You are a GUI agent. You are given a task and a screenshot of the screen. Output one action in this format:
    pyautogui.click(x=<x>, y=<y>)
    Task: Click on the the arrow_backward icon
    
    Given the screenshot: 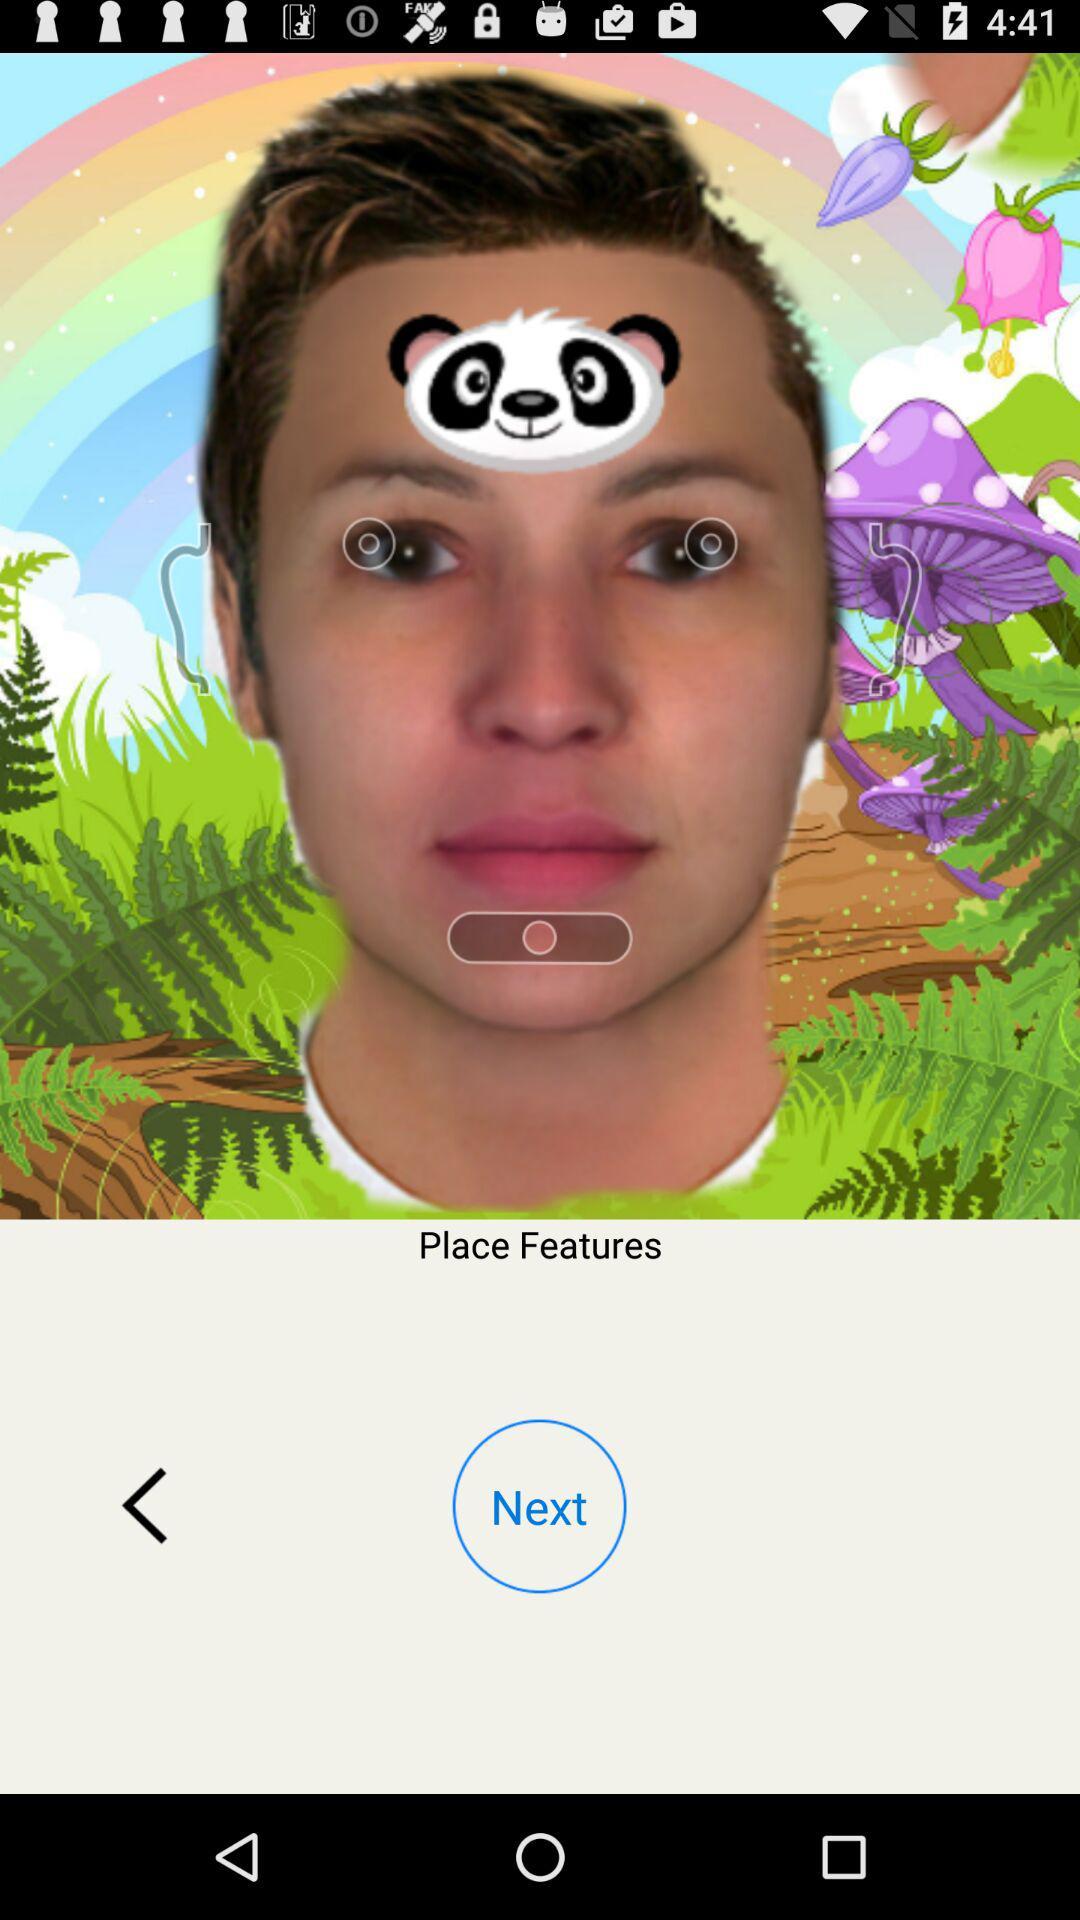 What is the action you would take?
    pyautogui.click(x=144, y=1612)
    